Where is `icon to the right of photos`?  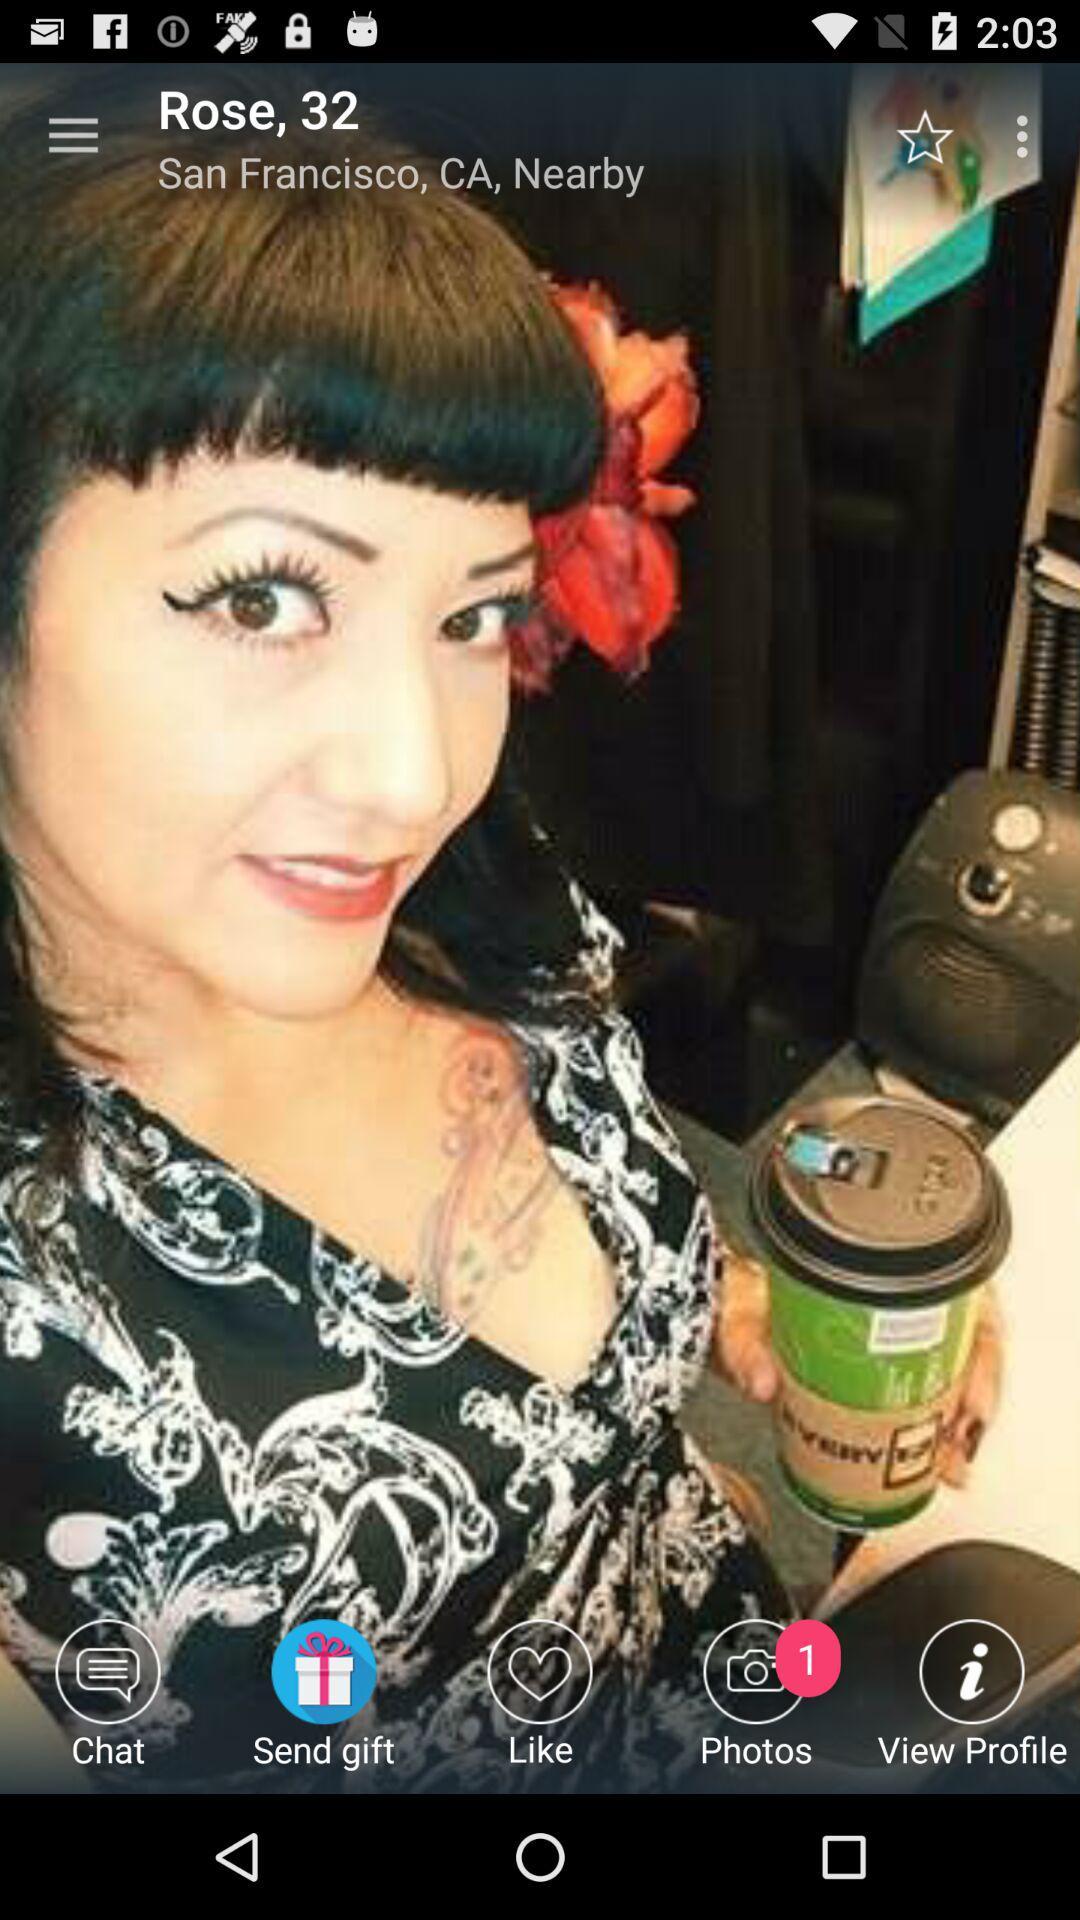
icon to the right of photos is located at coordinates (971, 1705).